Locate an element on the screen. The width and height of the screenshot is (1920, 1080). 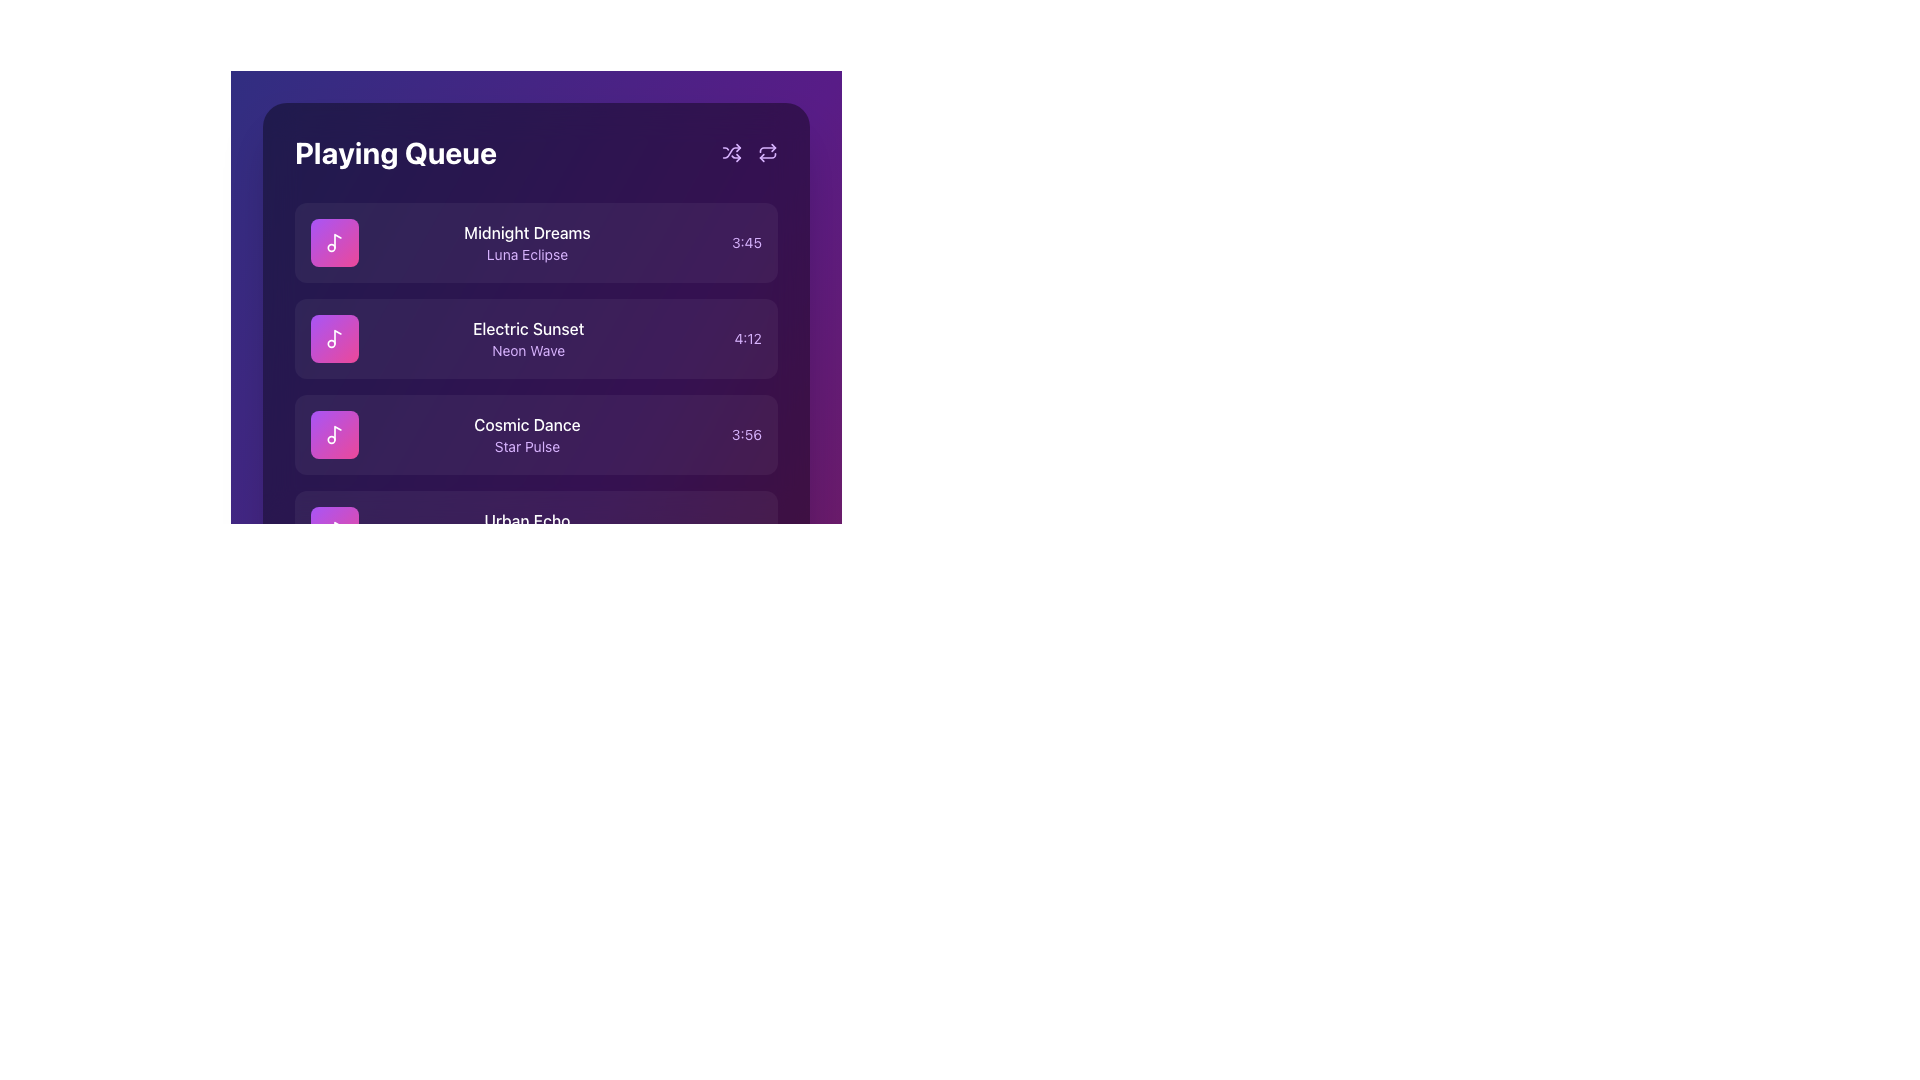
the fourth rich-content card titled 'Urban Echo' in the 'Playing Queue' list is located at coordinates (536, 530).